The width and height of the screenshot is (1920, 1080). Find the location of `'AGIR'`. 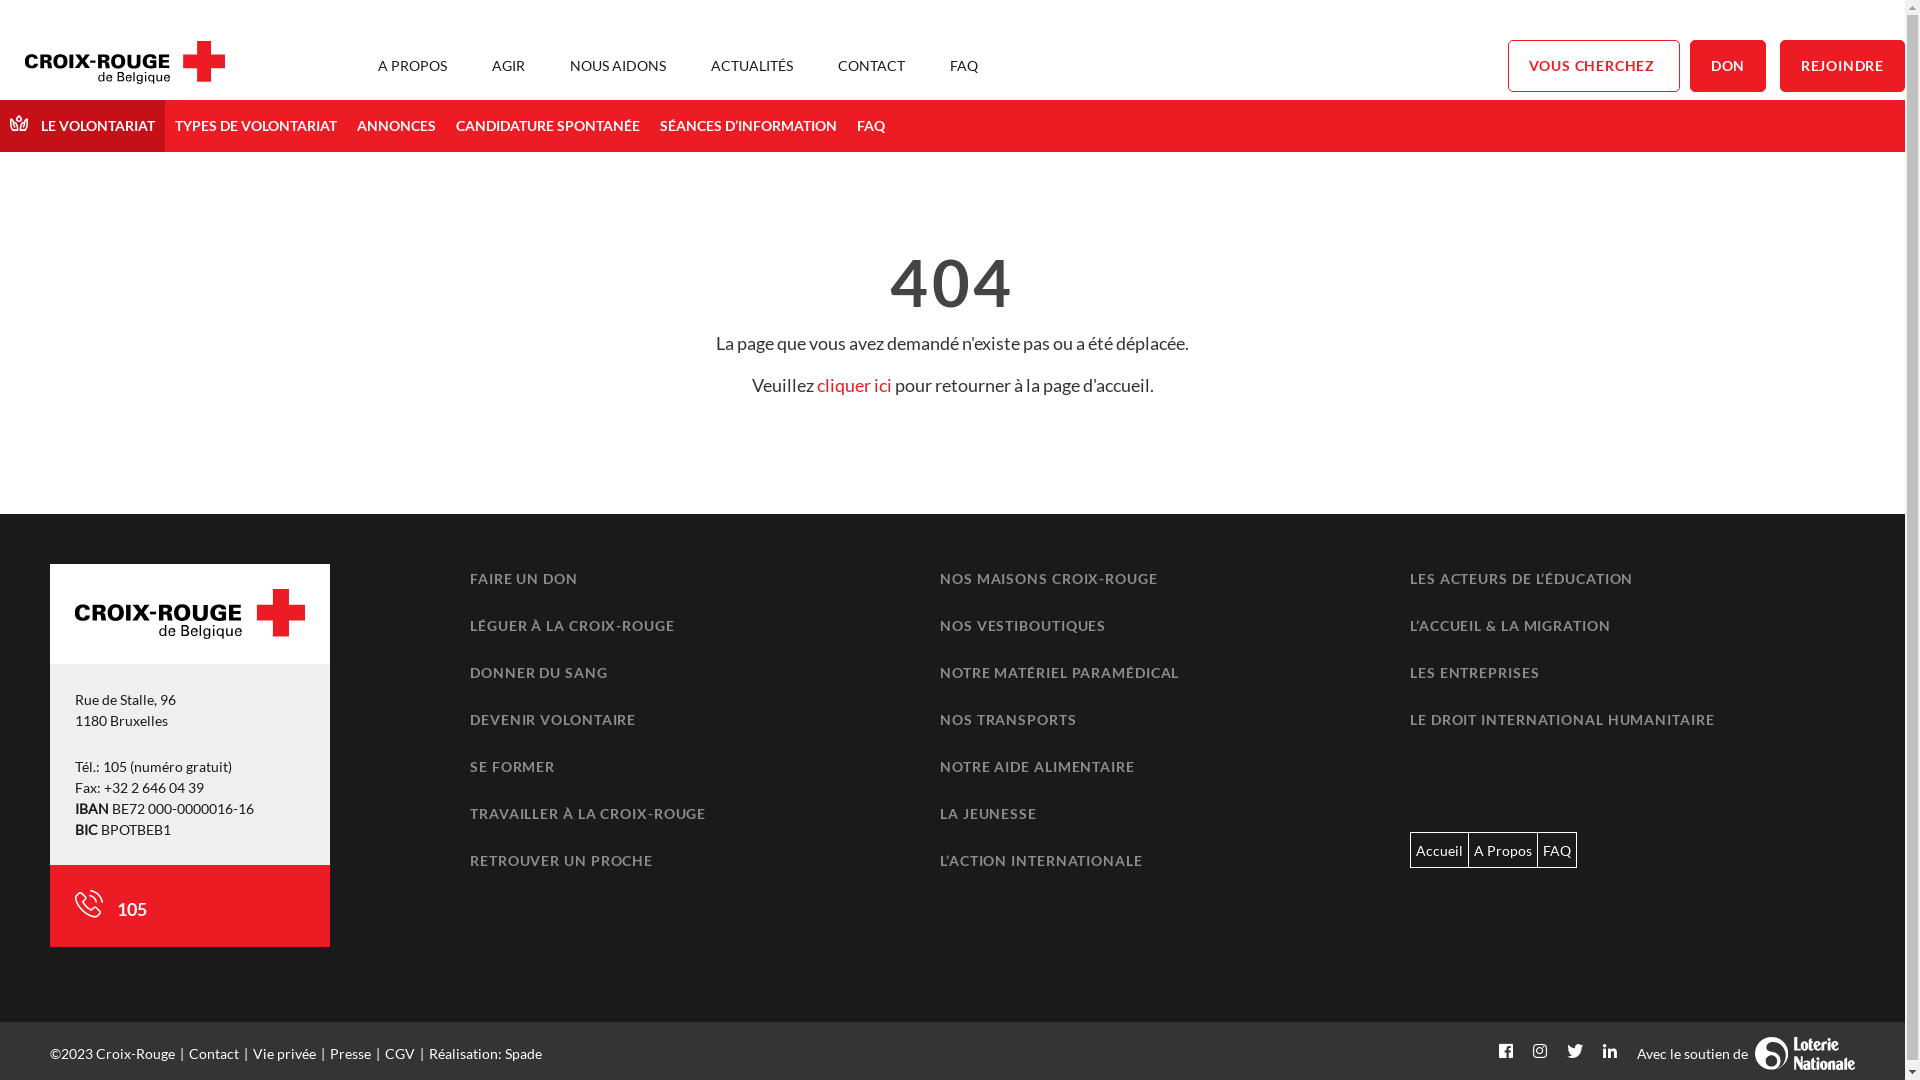

'AGIR' is located at coordinates (508, 64).